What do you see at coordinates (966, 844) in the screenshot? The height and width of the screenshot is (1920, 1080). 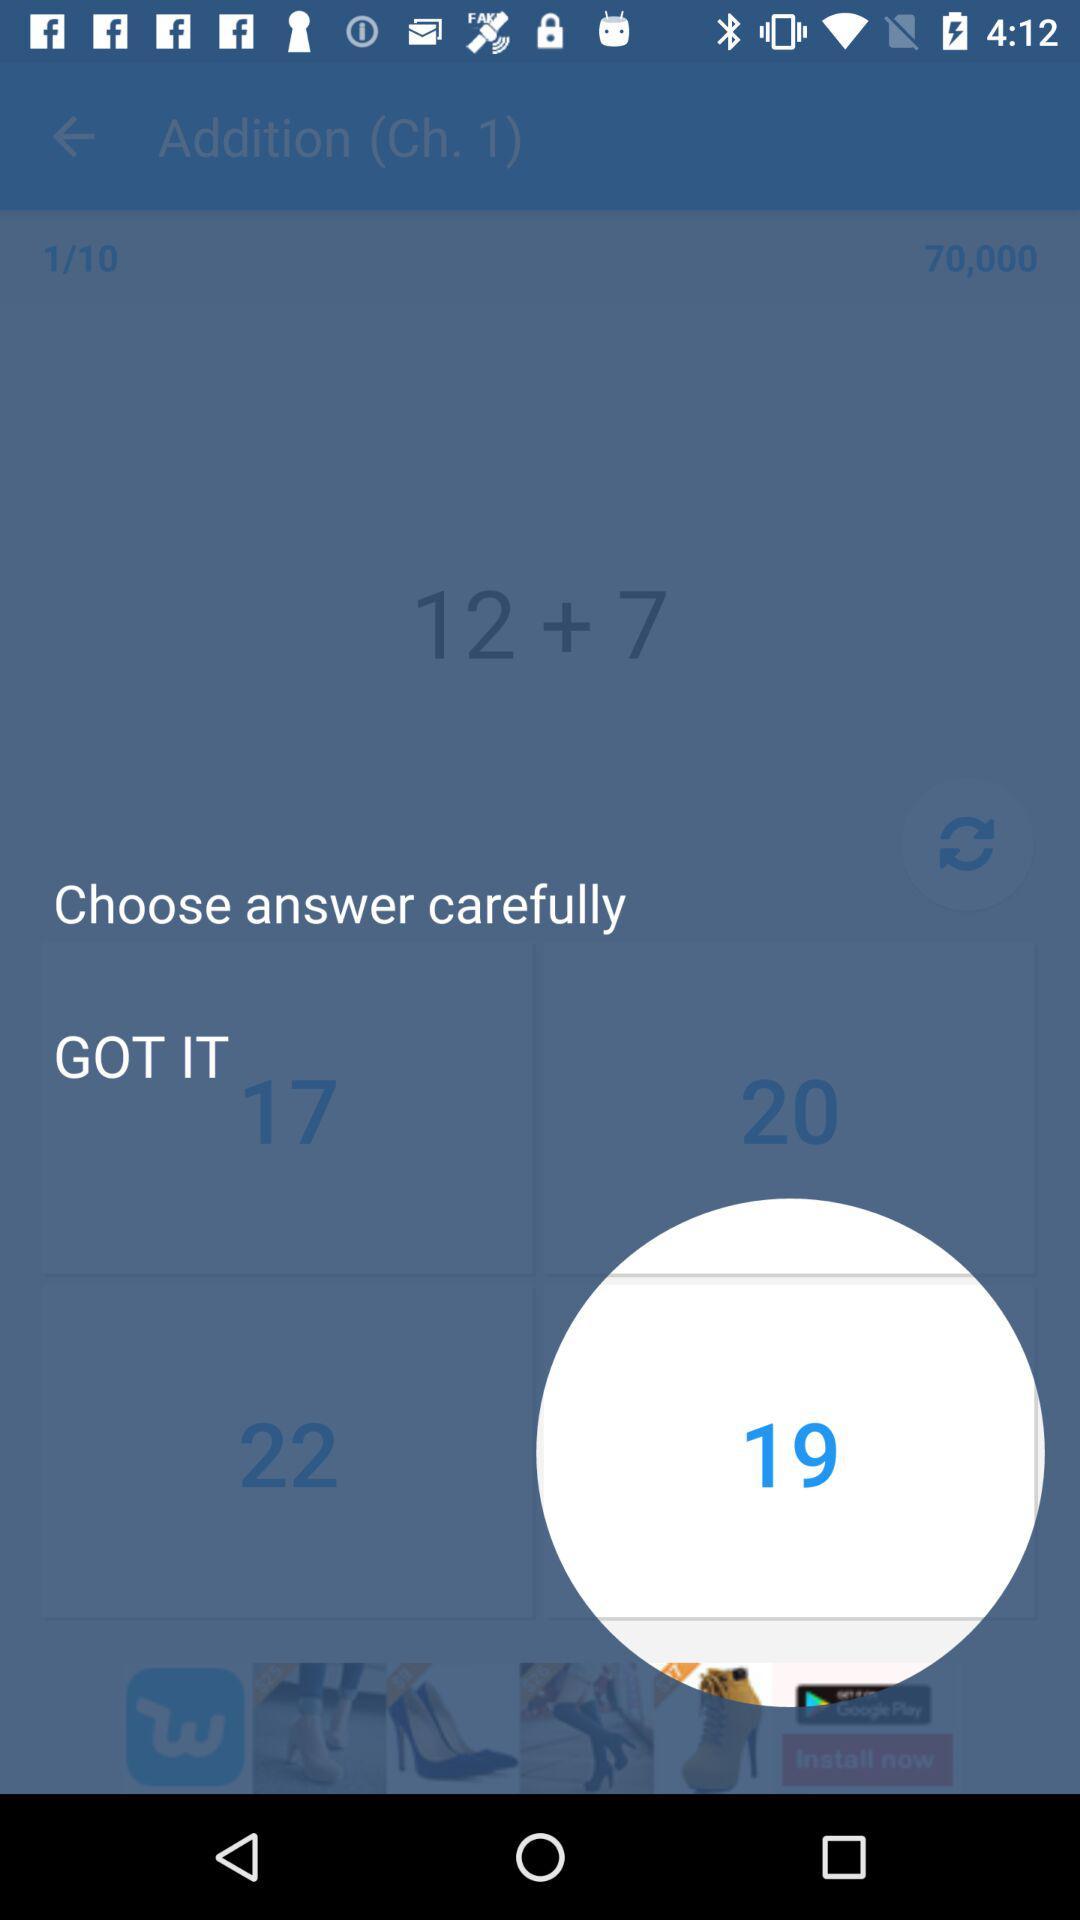 I see `item above 20` at bounding box center [966, 844].